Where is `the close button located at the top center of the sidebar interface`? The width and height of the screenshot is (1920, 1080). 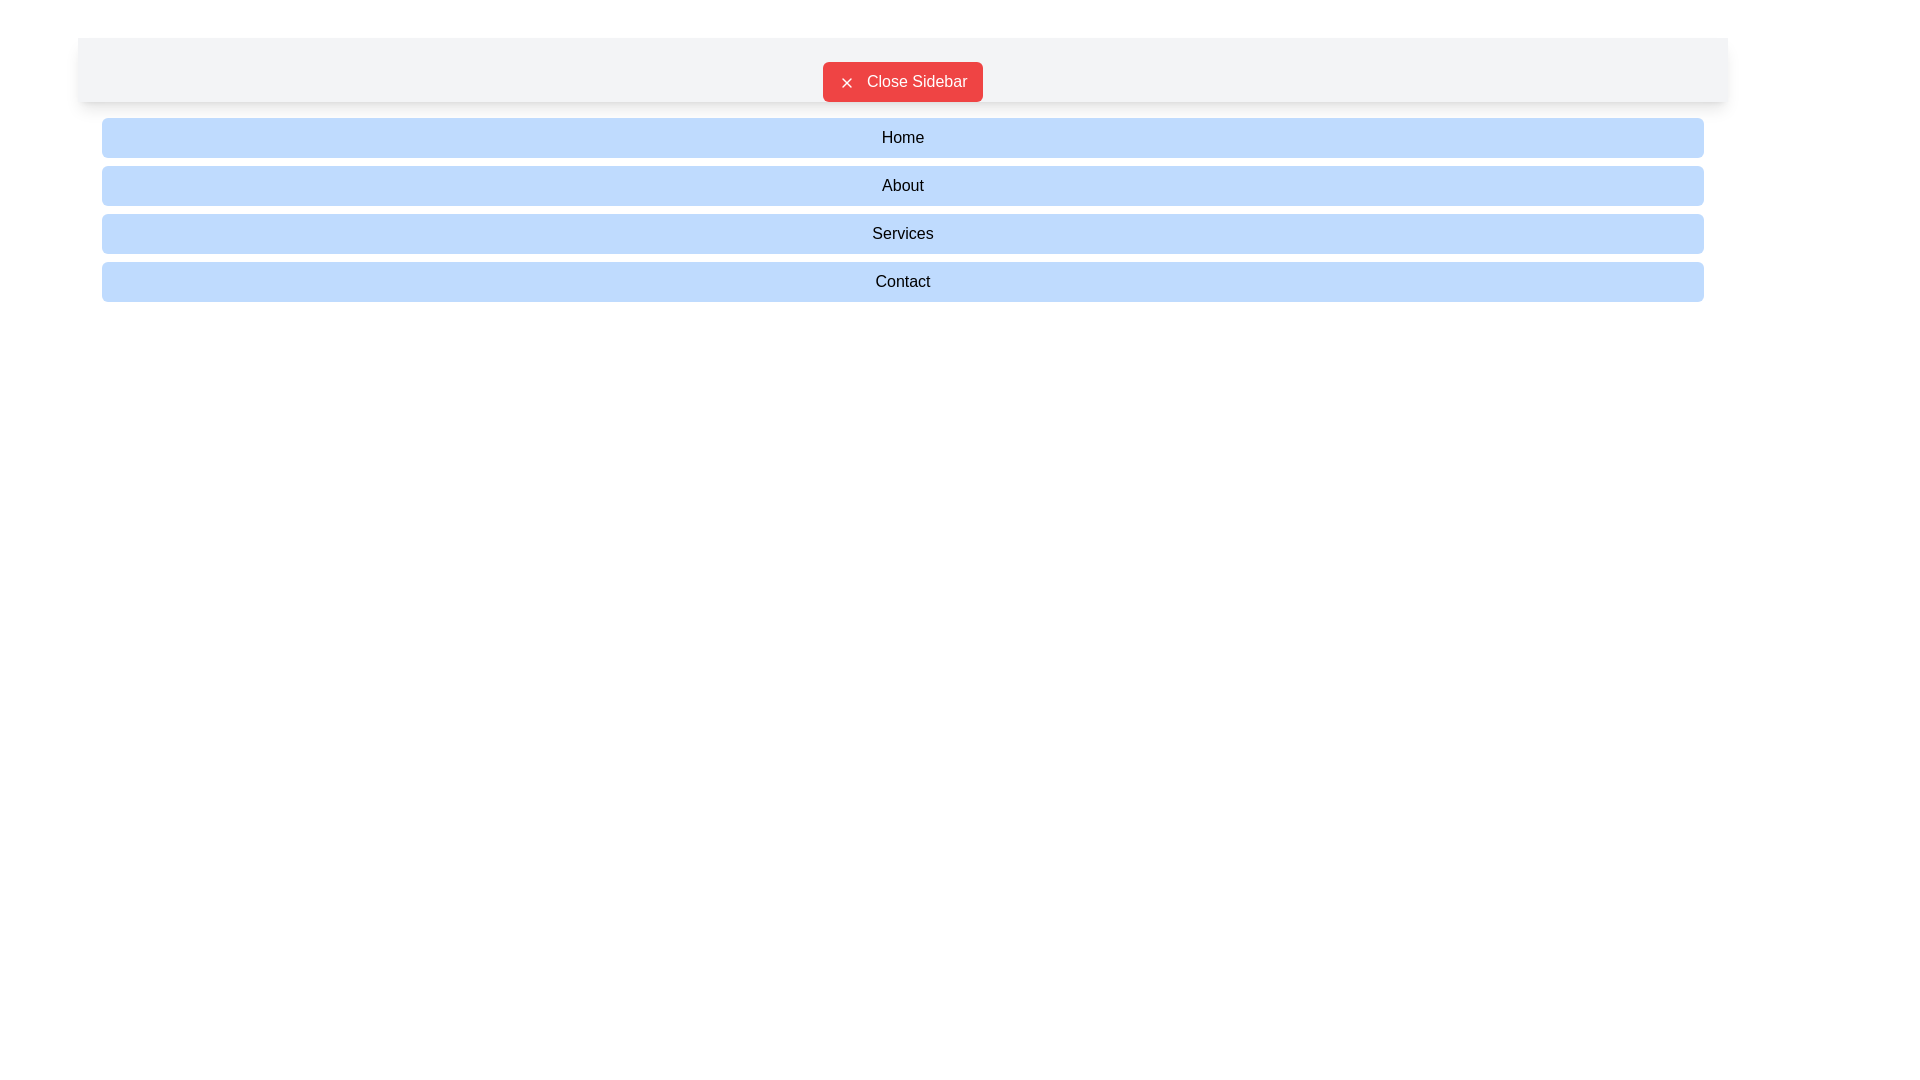 the close button located at the top center of the sidebar interface is located at coordinates (901, 80).